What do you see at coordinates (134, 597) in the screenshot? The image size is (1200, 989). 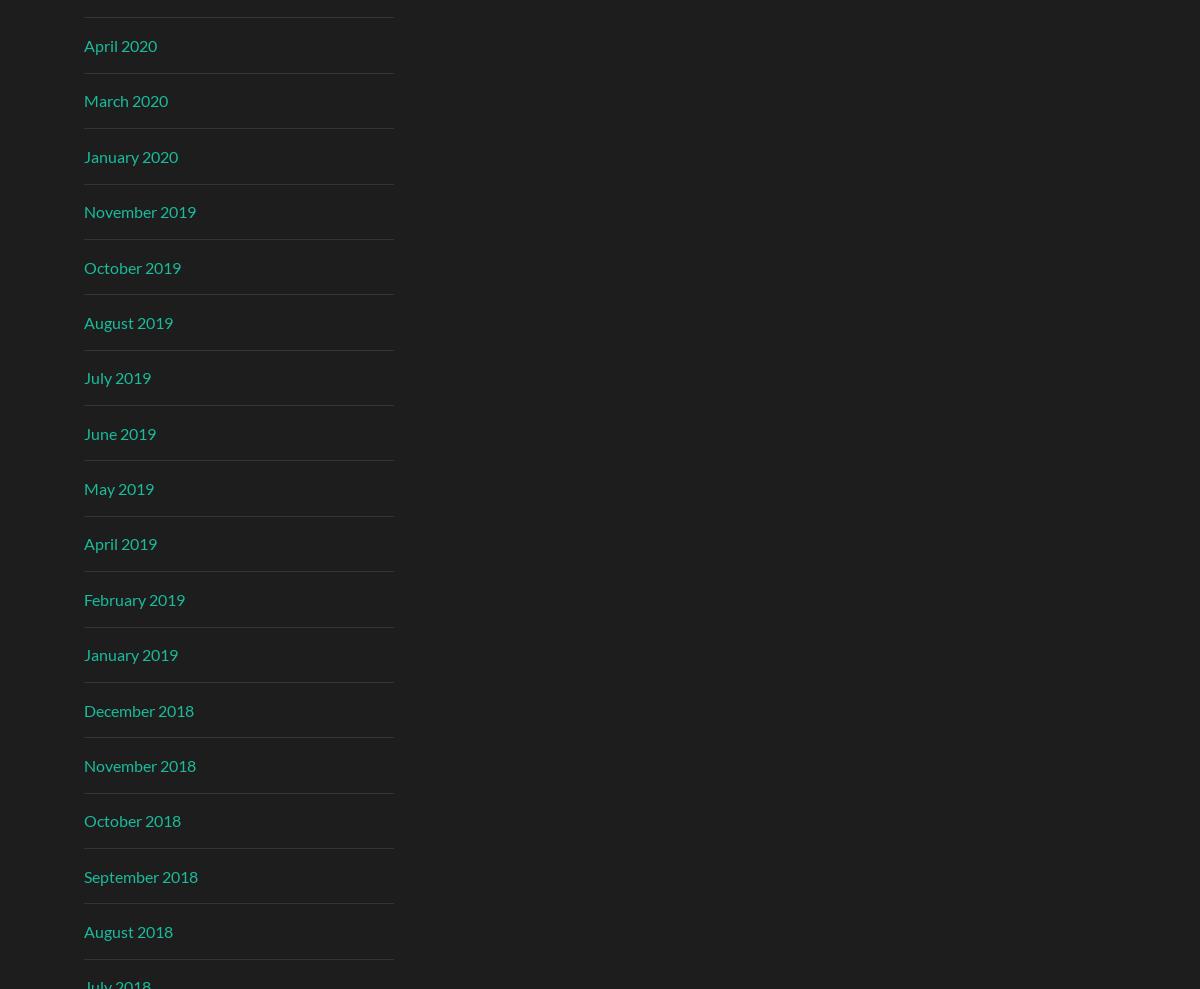 I see `'February 2019'` at bounding box center [134, 597].